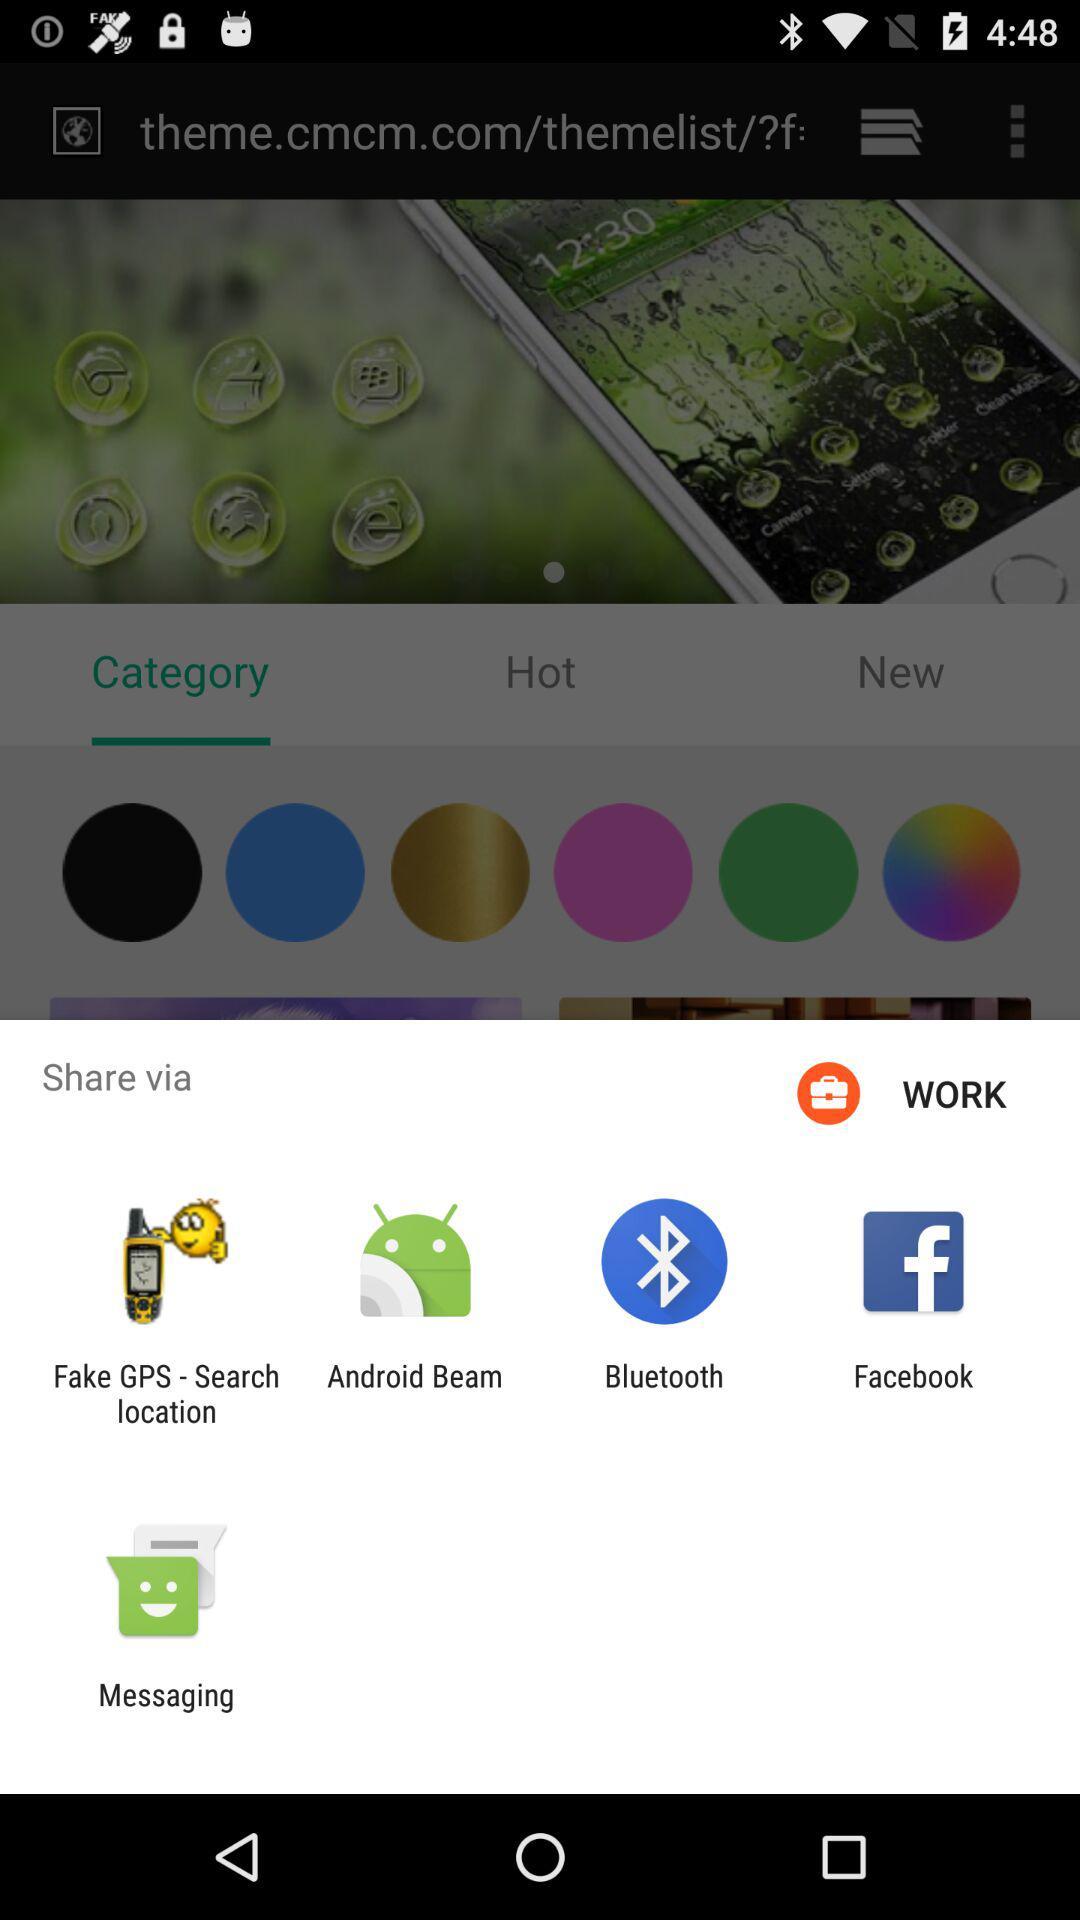 The height and width of the screenshot is (1920, 1080). I want to click on the android beam item, so click(414, 1392).